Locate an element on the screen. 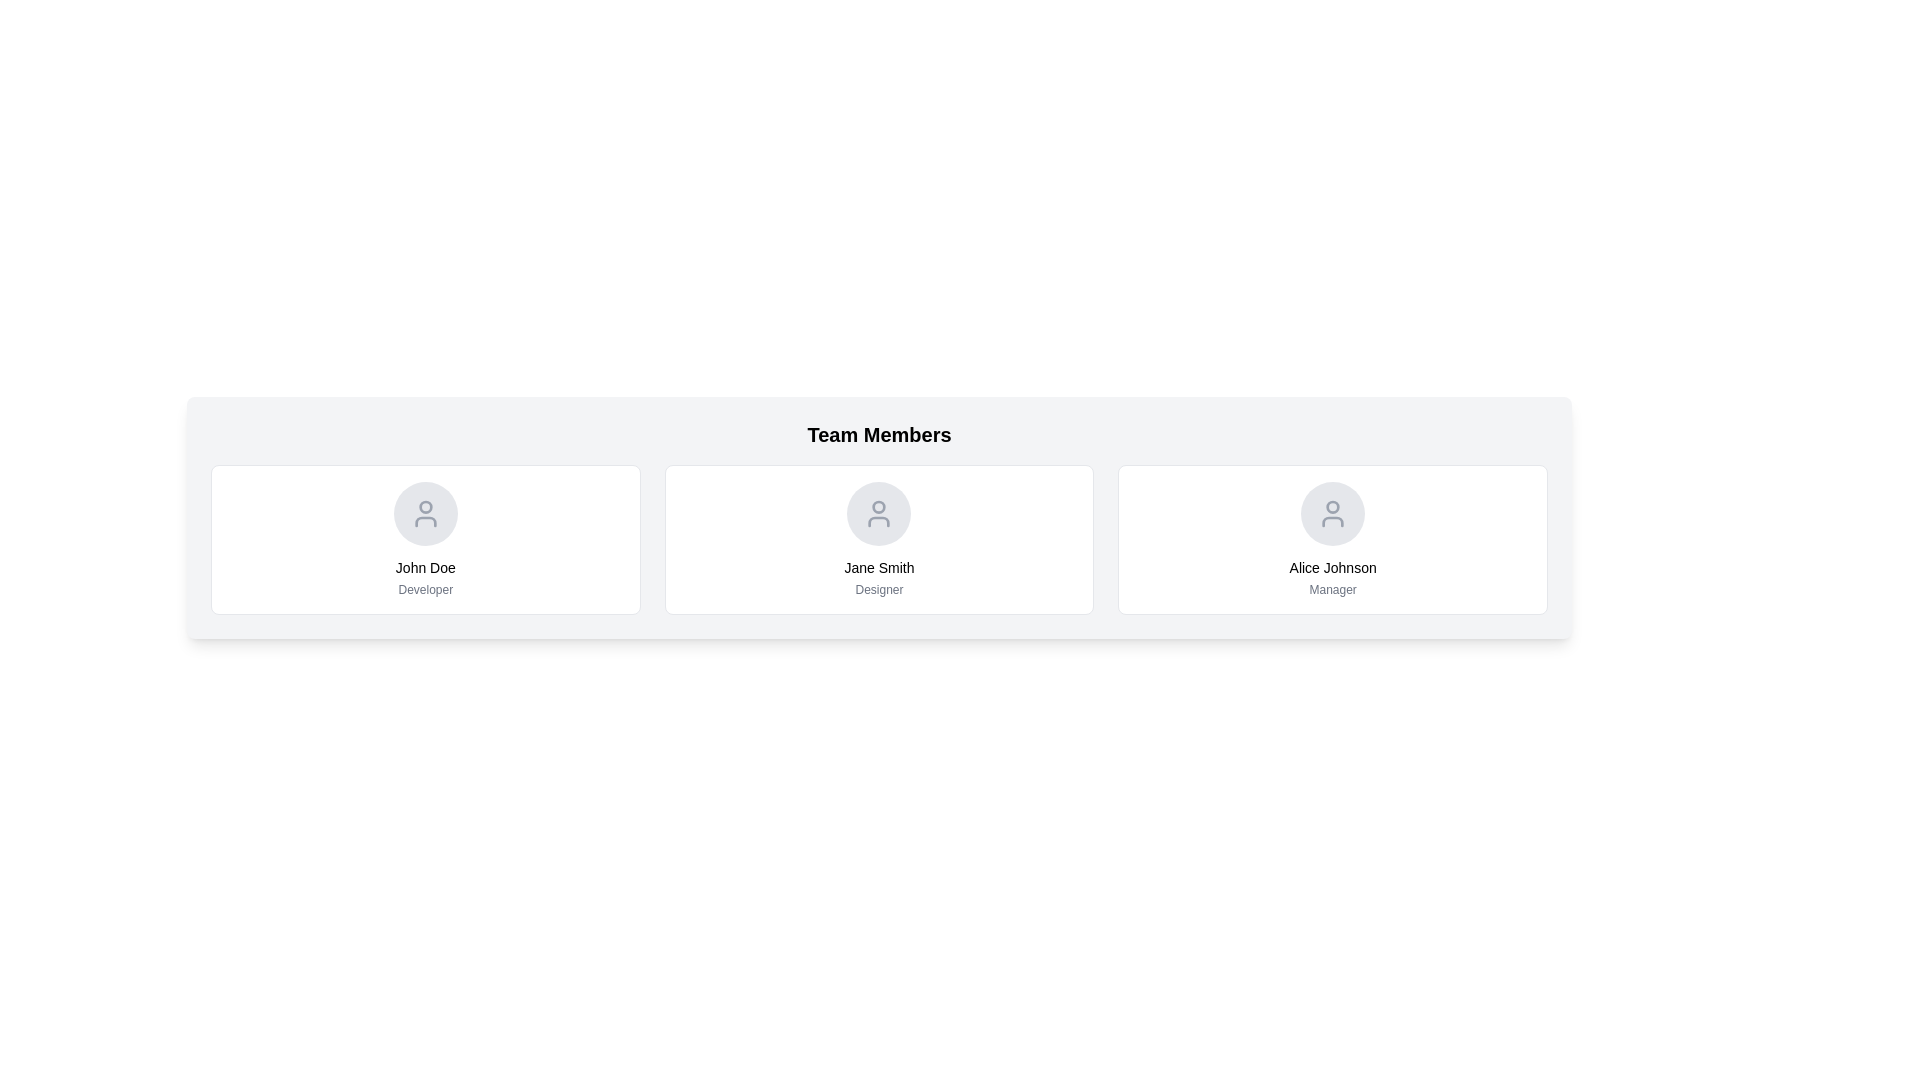  the user profile icon located in the center panel, at the top of a circular area filled with a light gray background is located at coordinates (879, 512).